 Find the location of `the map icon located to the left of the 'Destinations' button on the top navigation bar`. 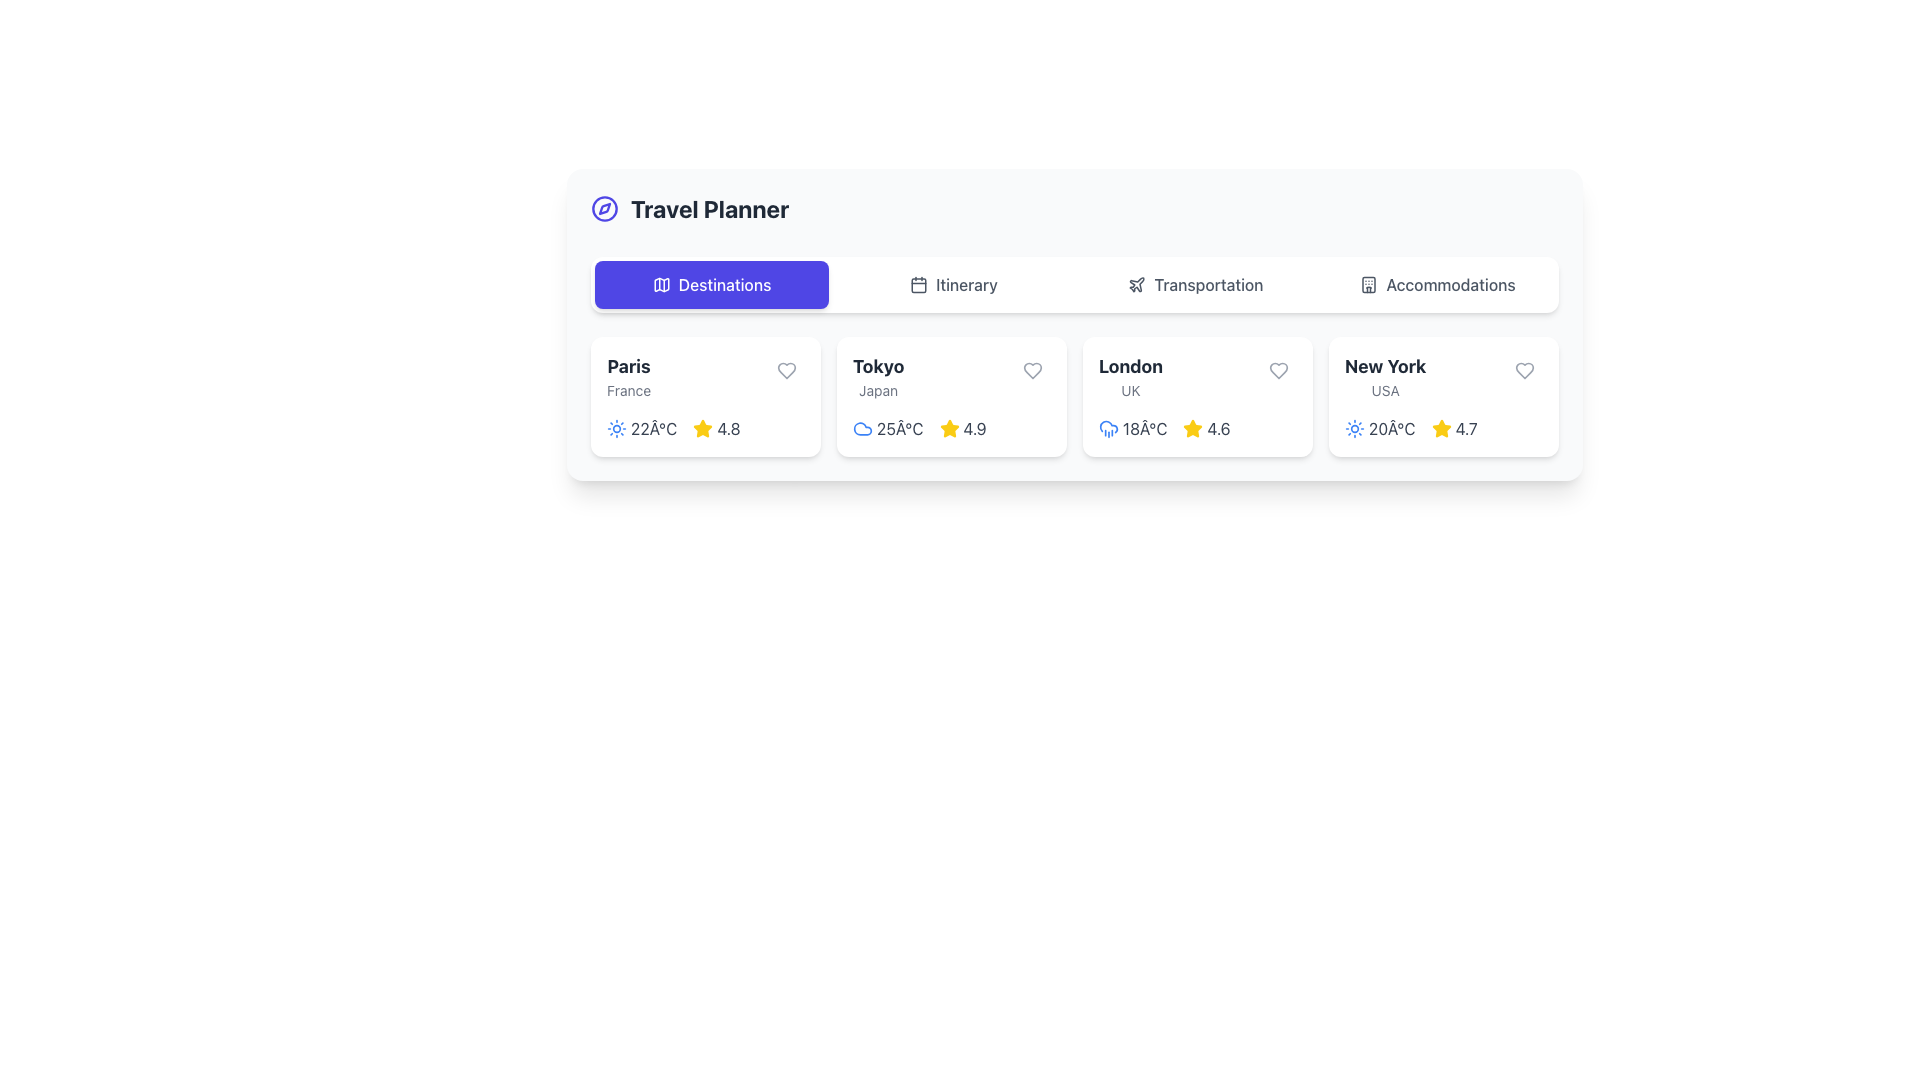

the map icon located to the left of the 'Destinations' button on the top navigation bar is located at coordinates (661, 285).